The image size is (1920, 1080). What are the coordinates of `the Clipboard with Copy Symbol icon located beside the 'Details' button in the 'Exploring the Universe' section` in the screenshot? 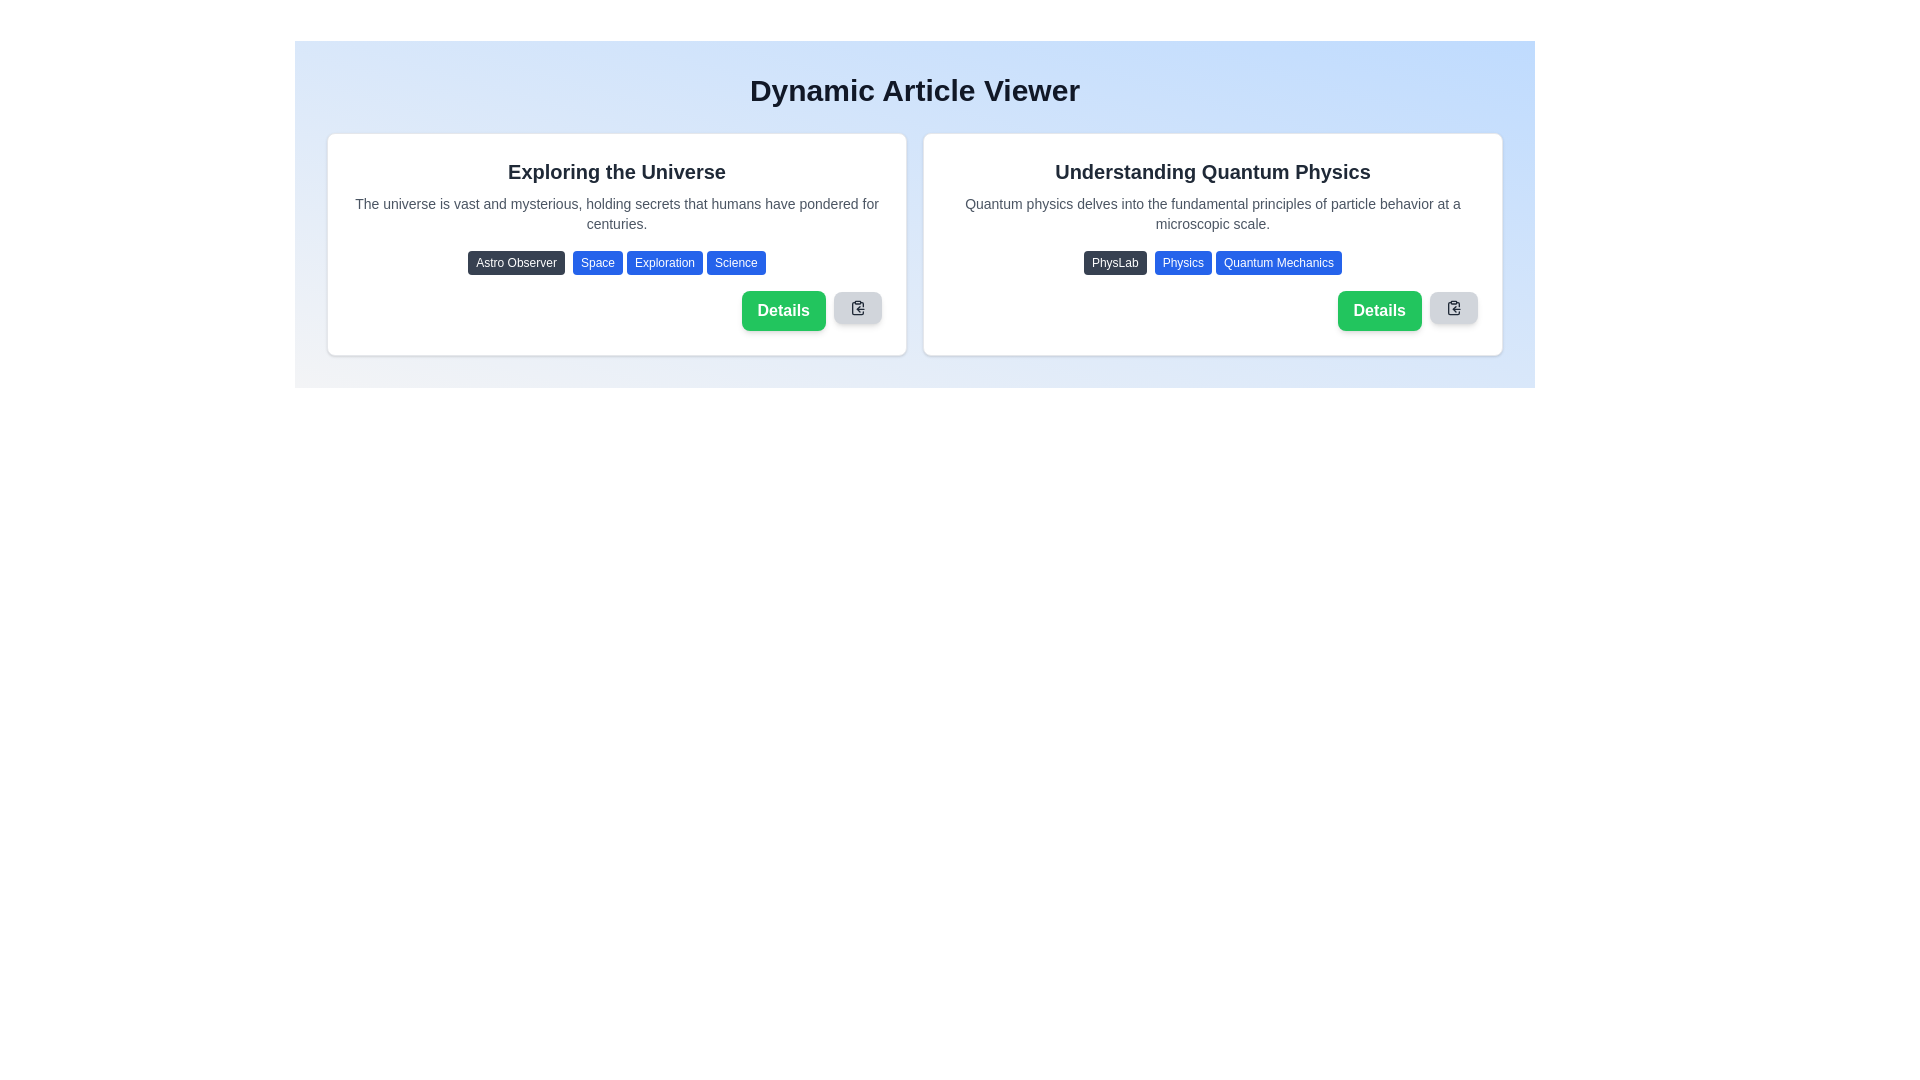 It's located at (858, 308).